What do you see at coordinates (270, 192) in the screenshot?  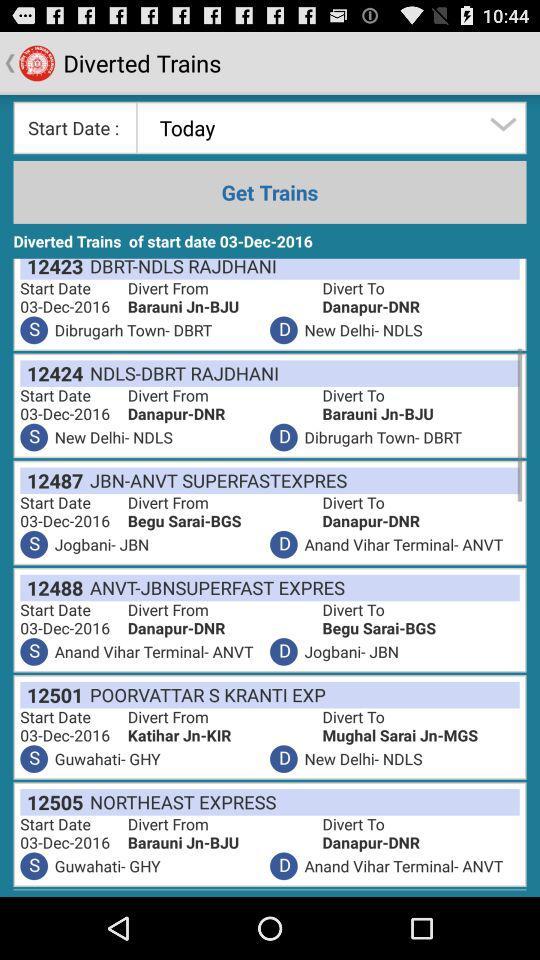 I see `get trains icon` at bounding box center [270, 192].